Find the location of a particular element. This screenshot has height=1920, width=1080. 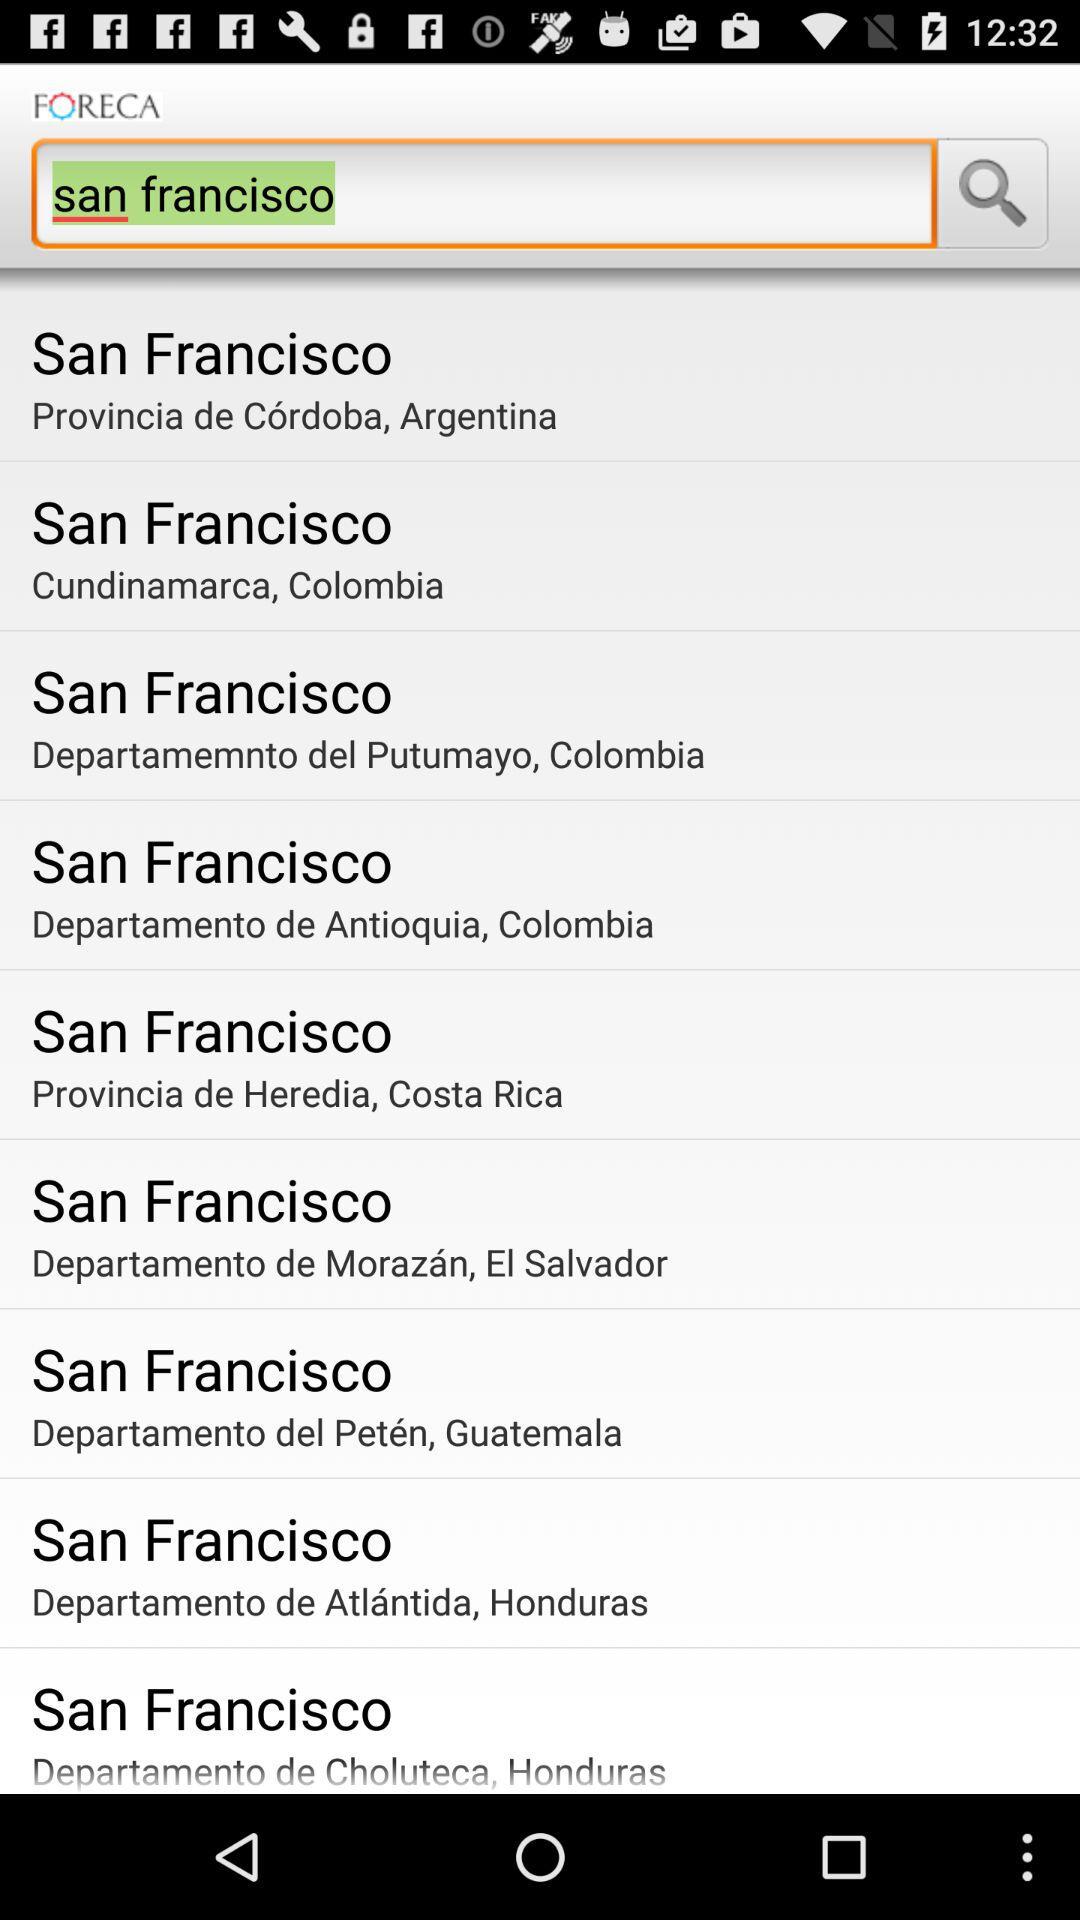

app above the san francisco icon is located at coordinates (547, 583).